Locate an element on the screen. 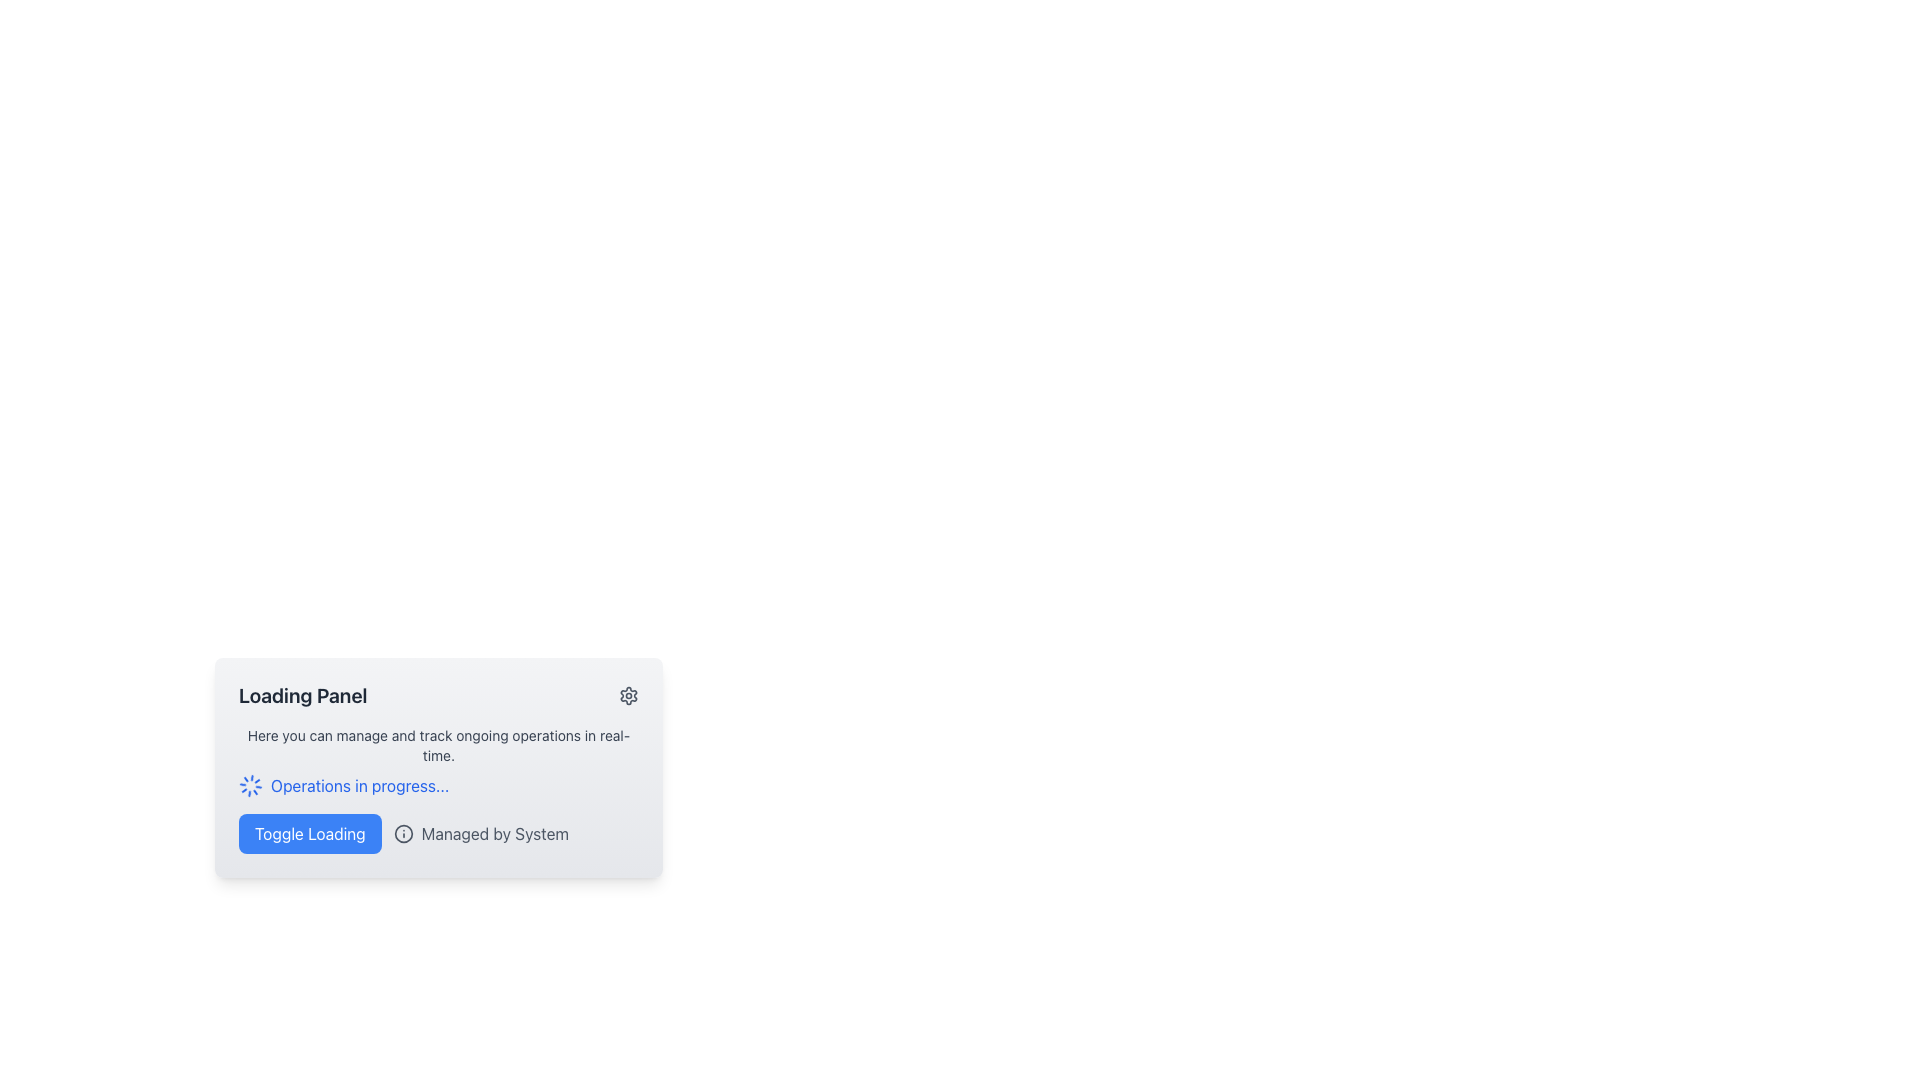 This screenshot has width=1920, height=1080. the informational text element indicating 'Managed by System', which is located to the right of the 'Toggle Loading' button in a horizontal layout is located at coordinates (481, 833).